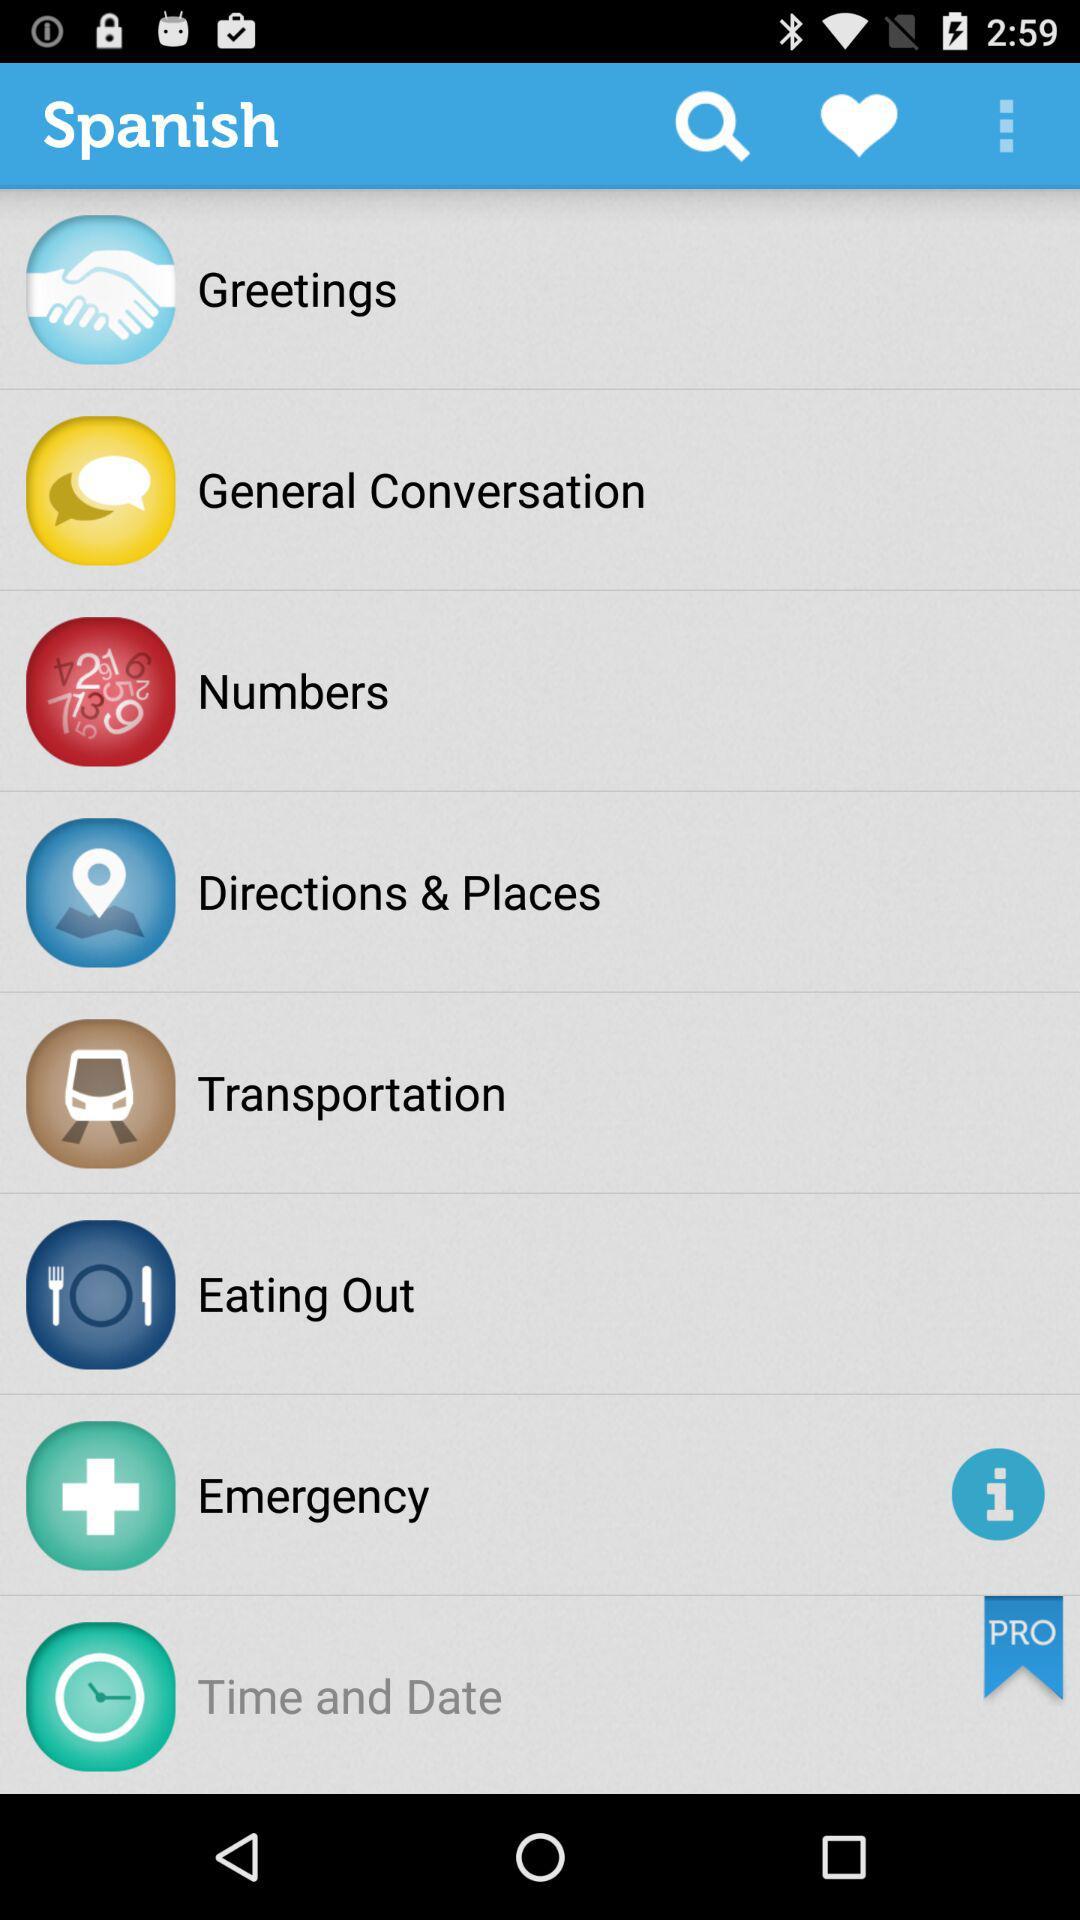  Describe the element at coordinates (351, 1091) in the screenshot. I see `the transportation item` at that location.